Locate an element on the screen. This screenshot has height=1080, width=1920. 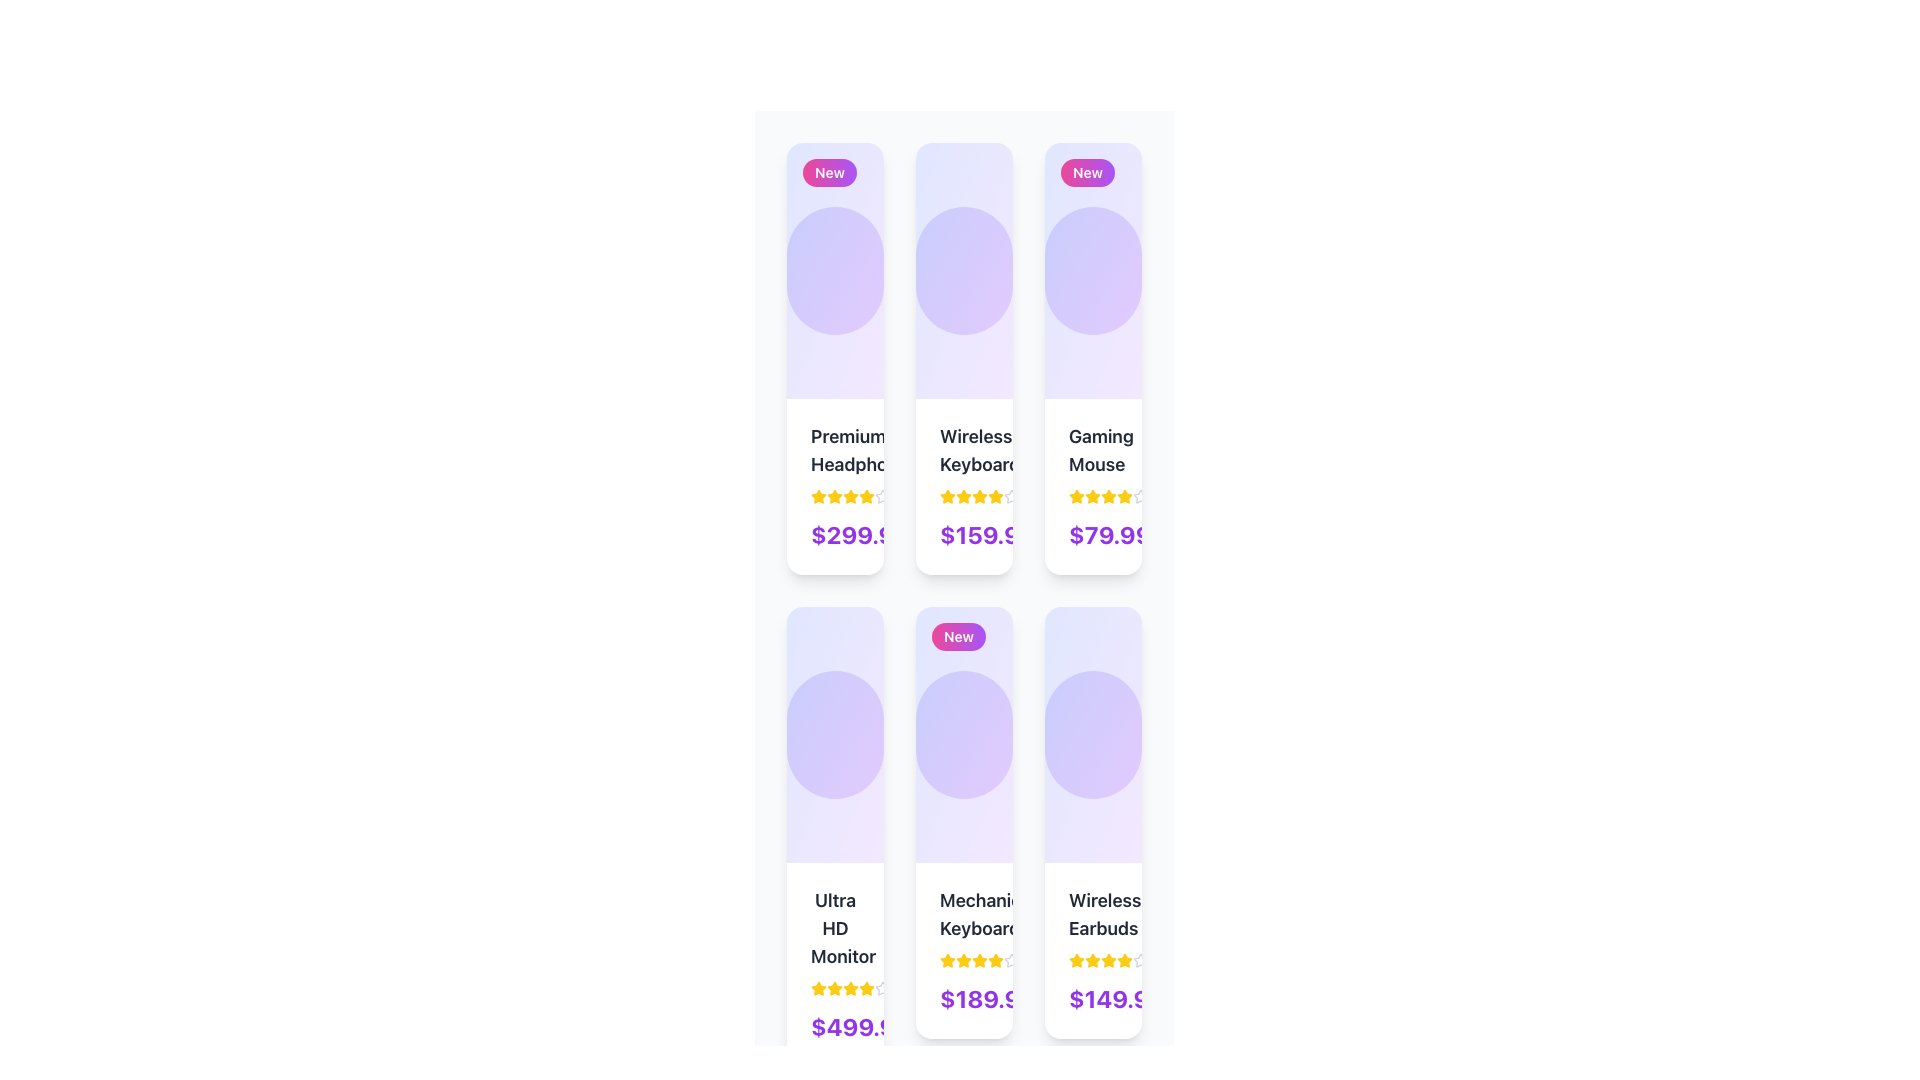
the fifth star-shaped icon with a yellow fill in the product rating section of the 'Ultra HD Monitor' card is located at coordinates (850, 987).